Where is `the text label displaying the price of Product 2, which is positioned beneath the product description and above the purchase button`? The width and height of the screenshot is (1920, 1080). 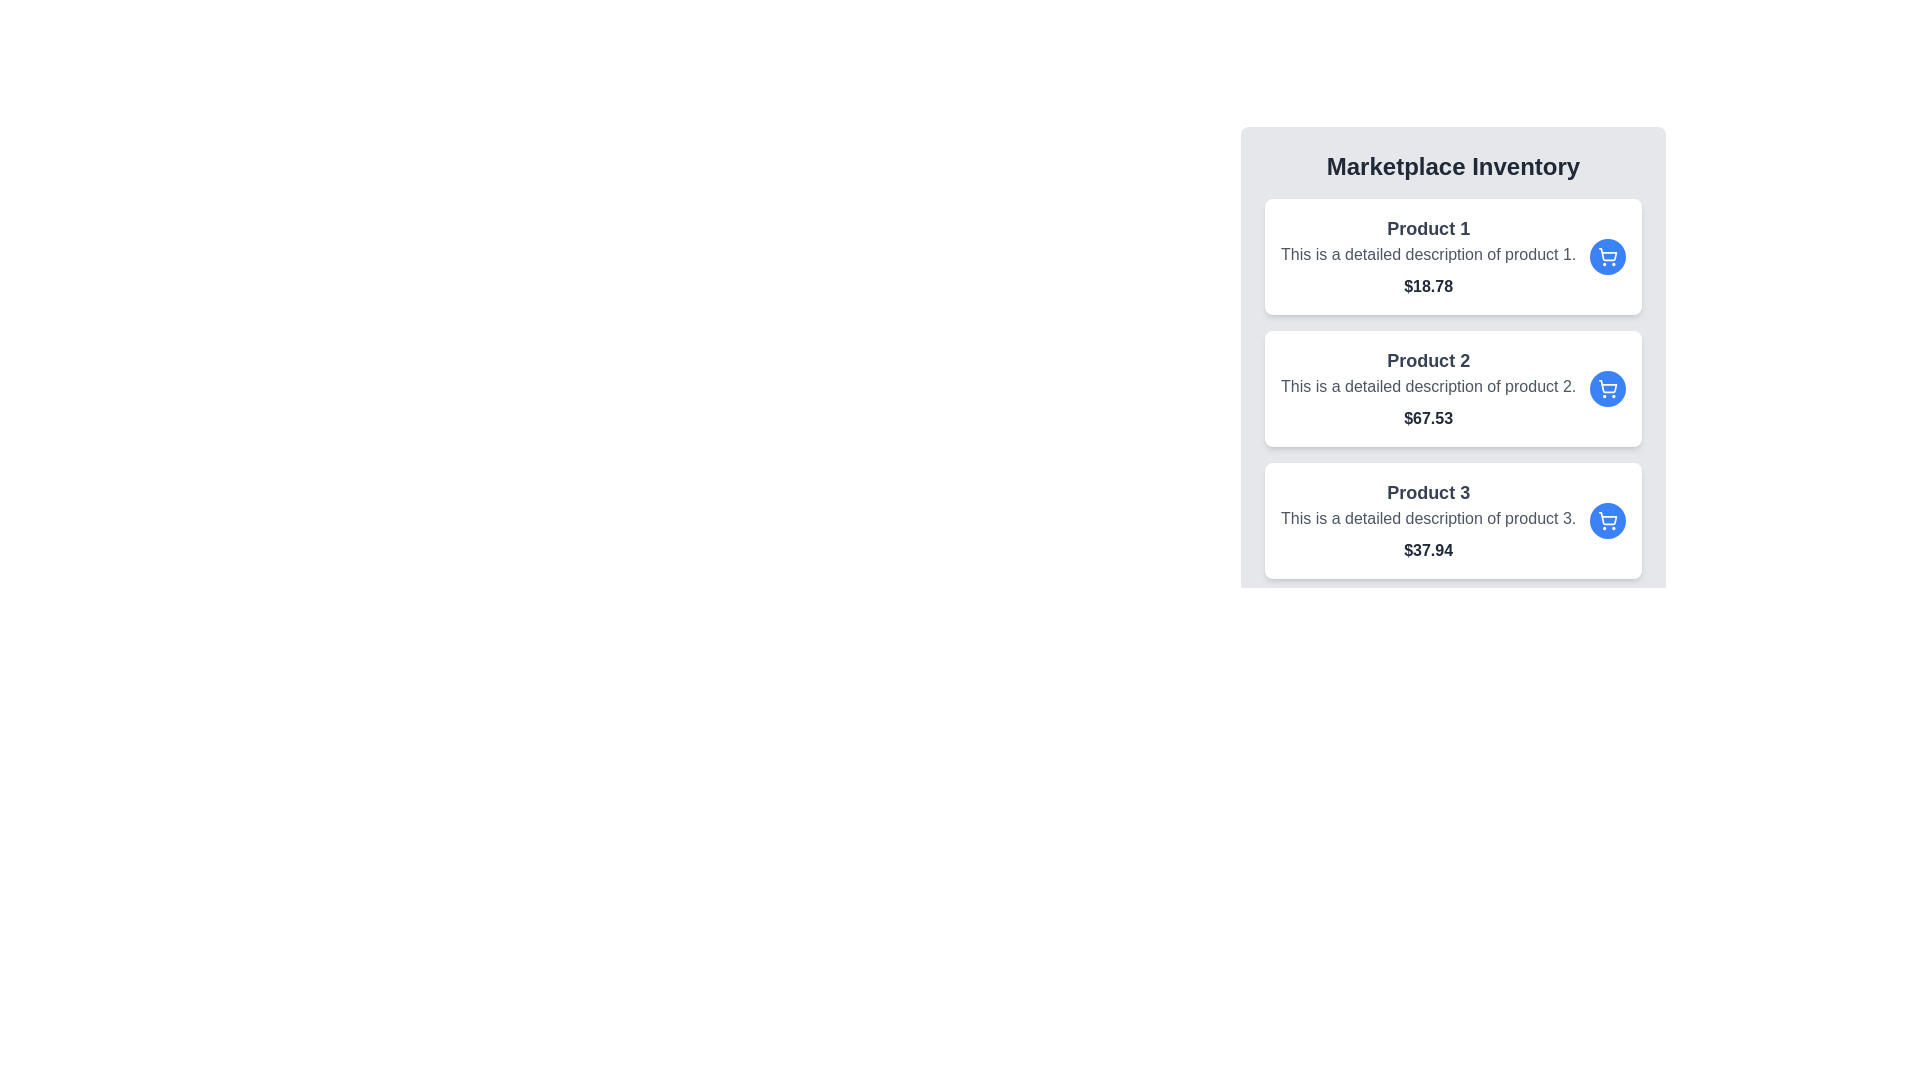
the text label displaying the price of Product 2, which is positioned beneath the product description and above the purchase button is located at coordinates (1427, 418).